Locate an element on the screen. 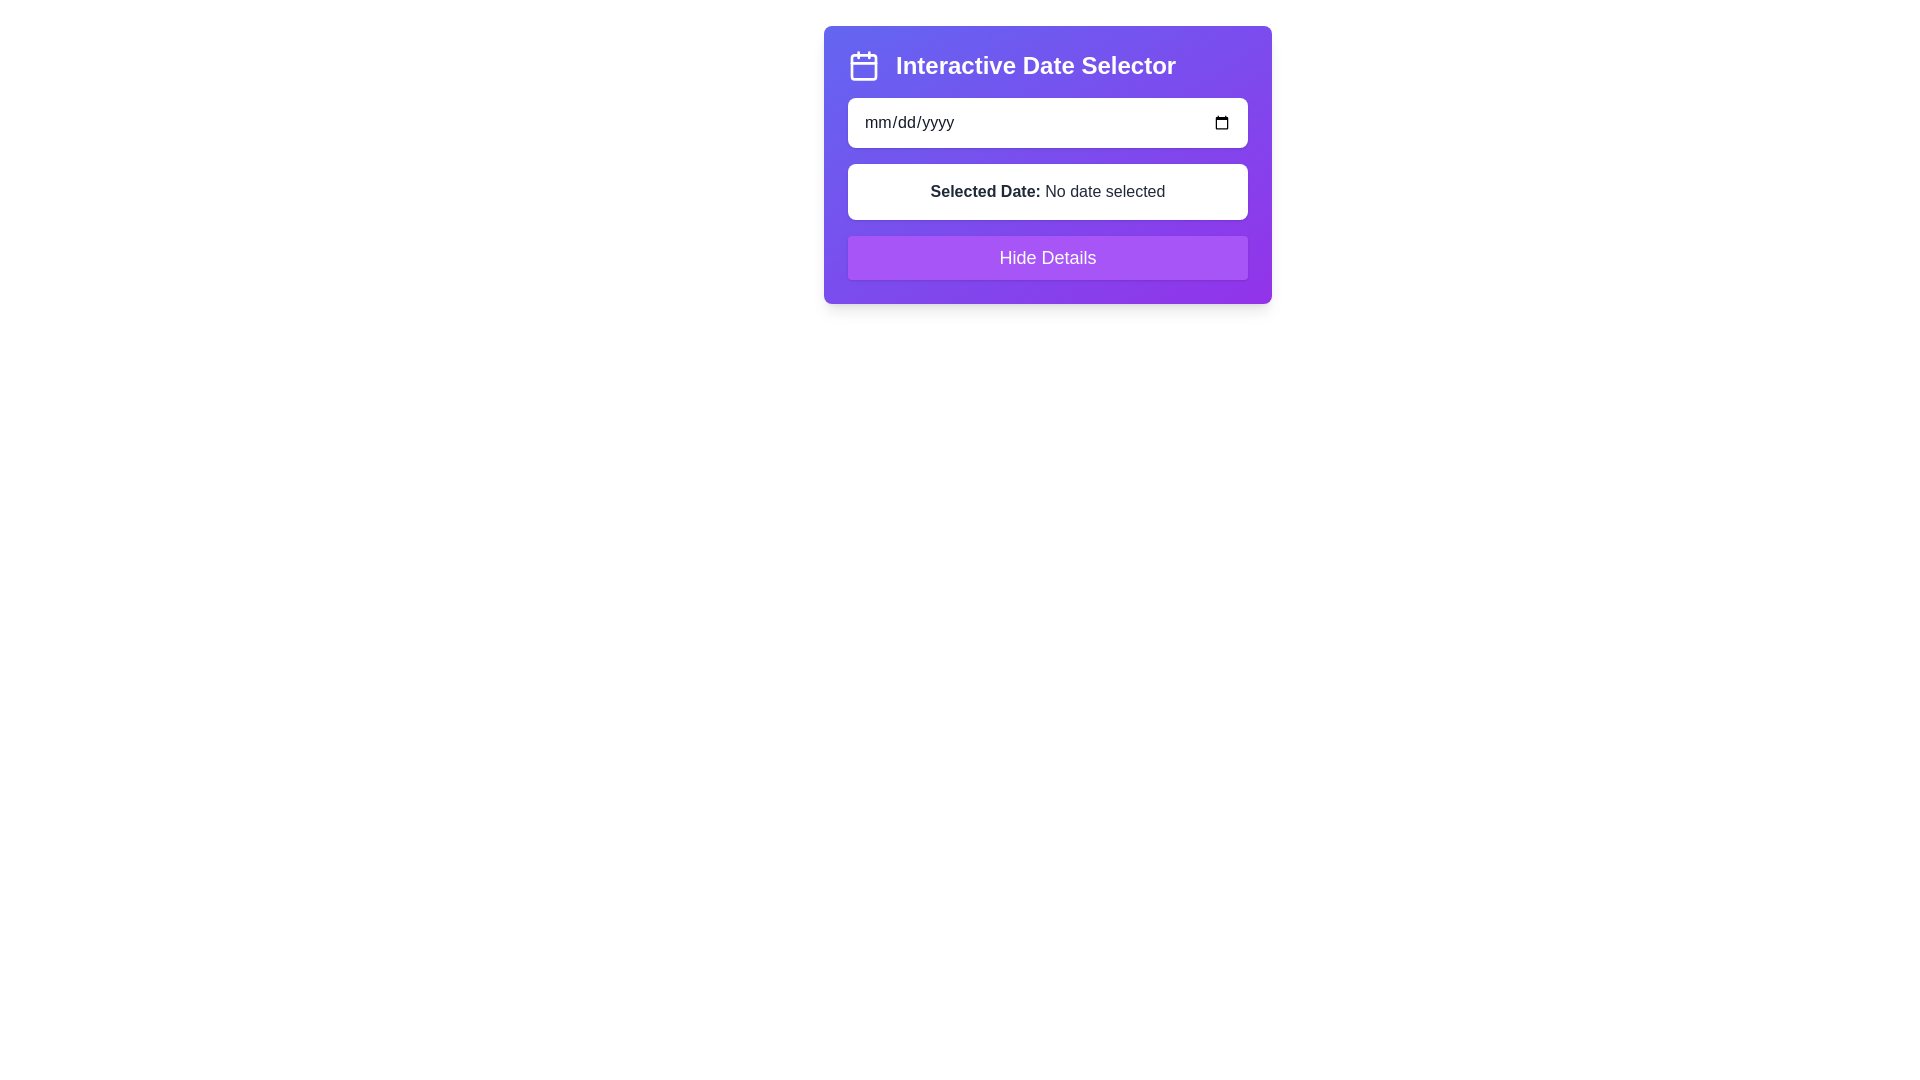 Image resolution: width=1920 pixels, height=1080 pixels. the decorative graphic that represents the main body or days section of the calendar icon located in the top-left corner of the Interactive Date Selector interface is located at coordinates (864, 65).